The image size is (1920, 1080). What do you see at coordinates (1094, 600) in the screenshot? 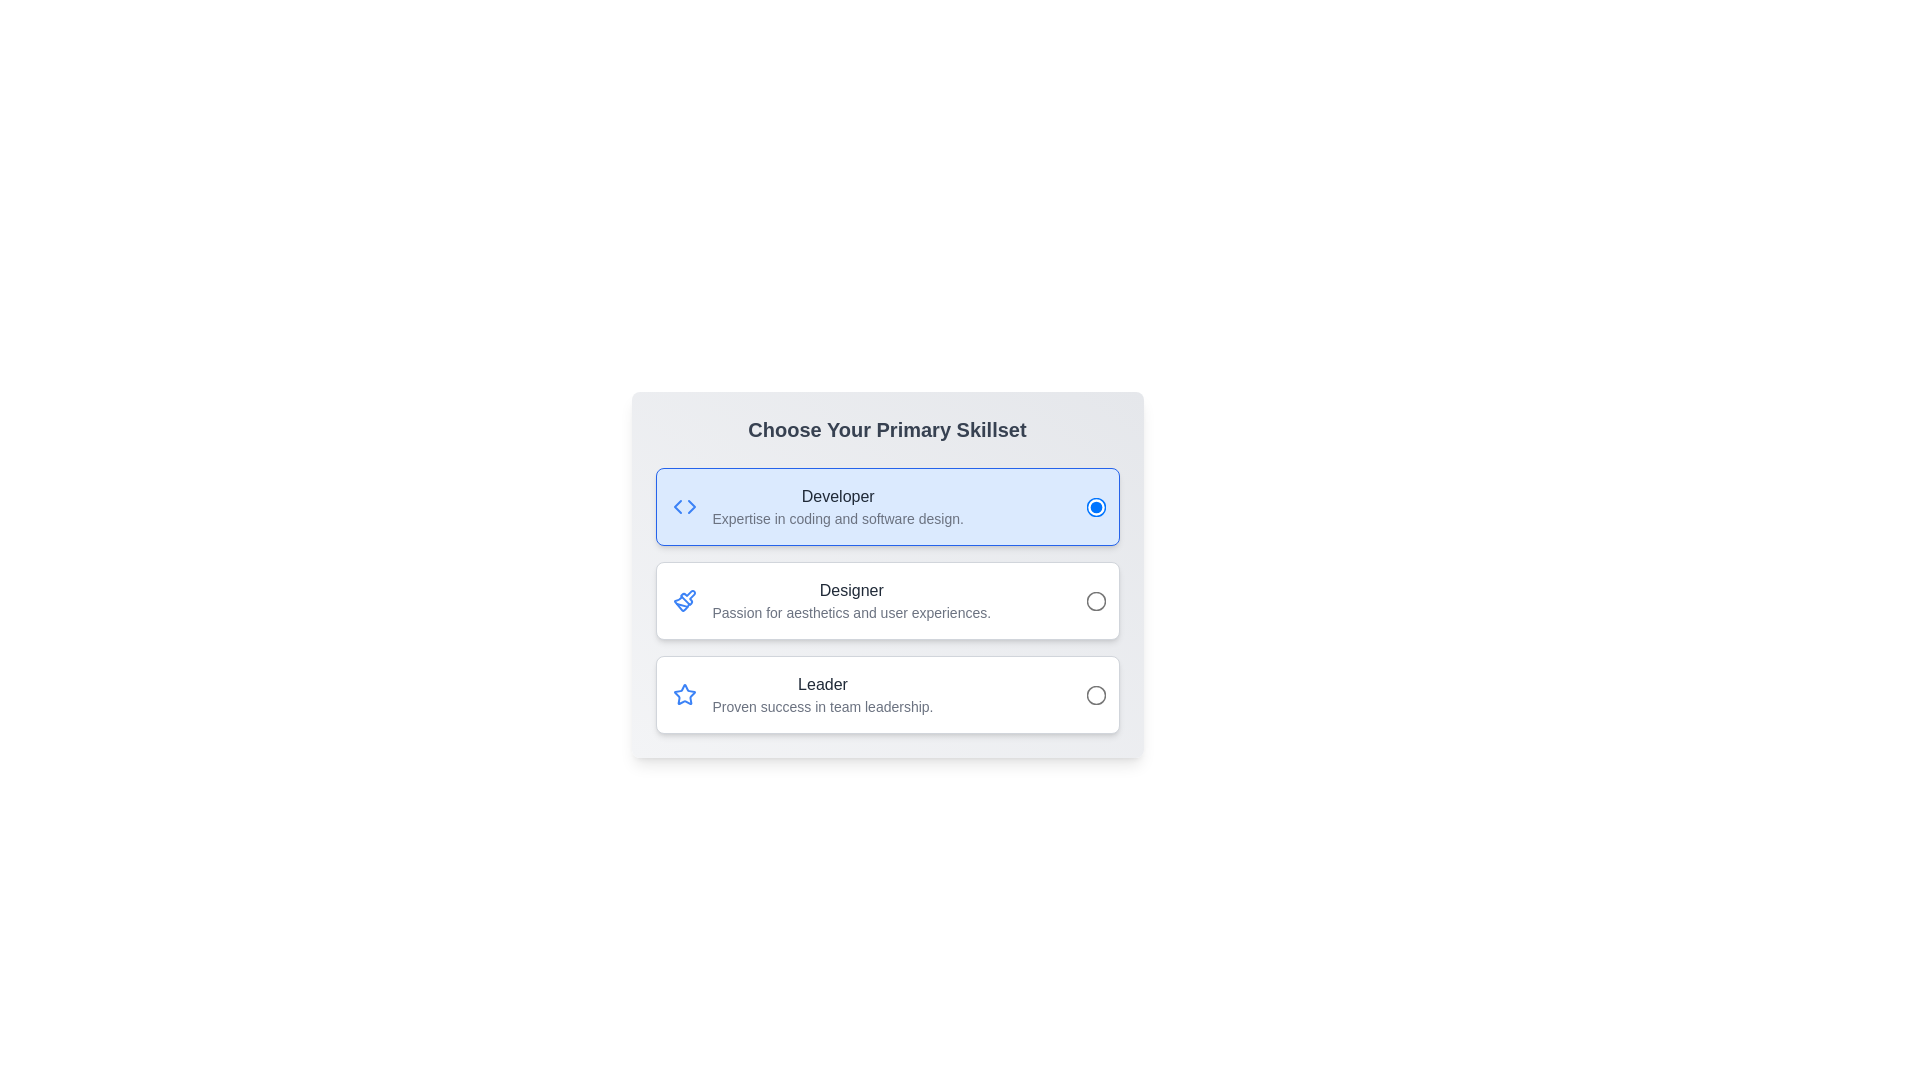
I see `the radio button` at bounding box center [1094, 600].